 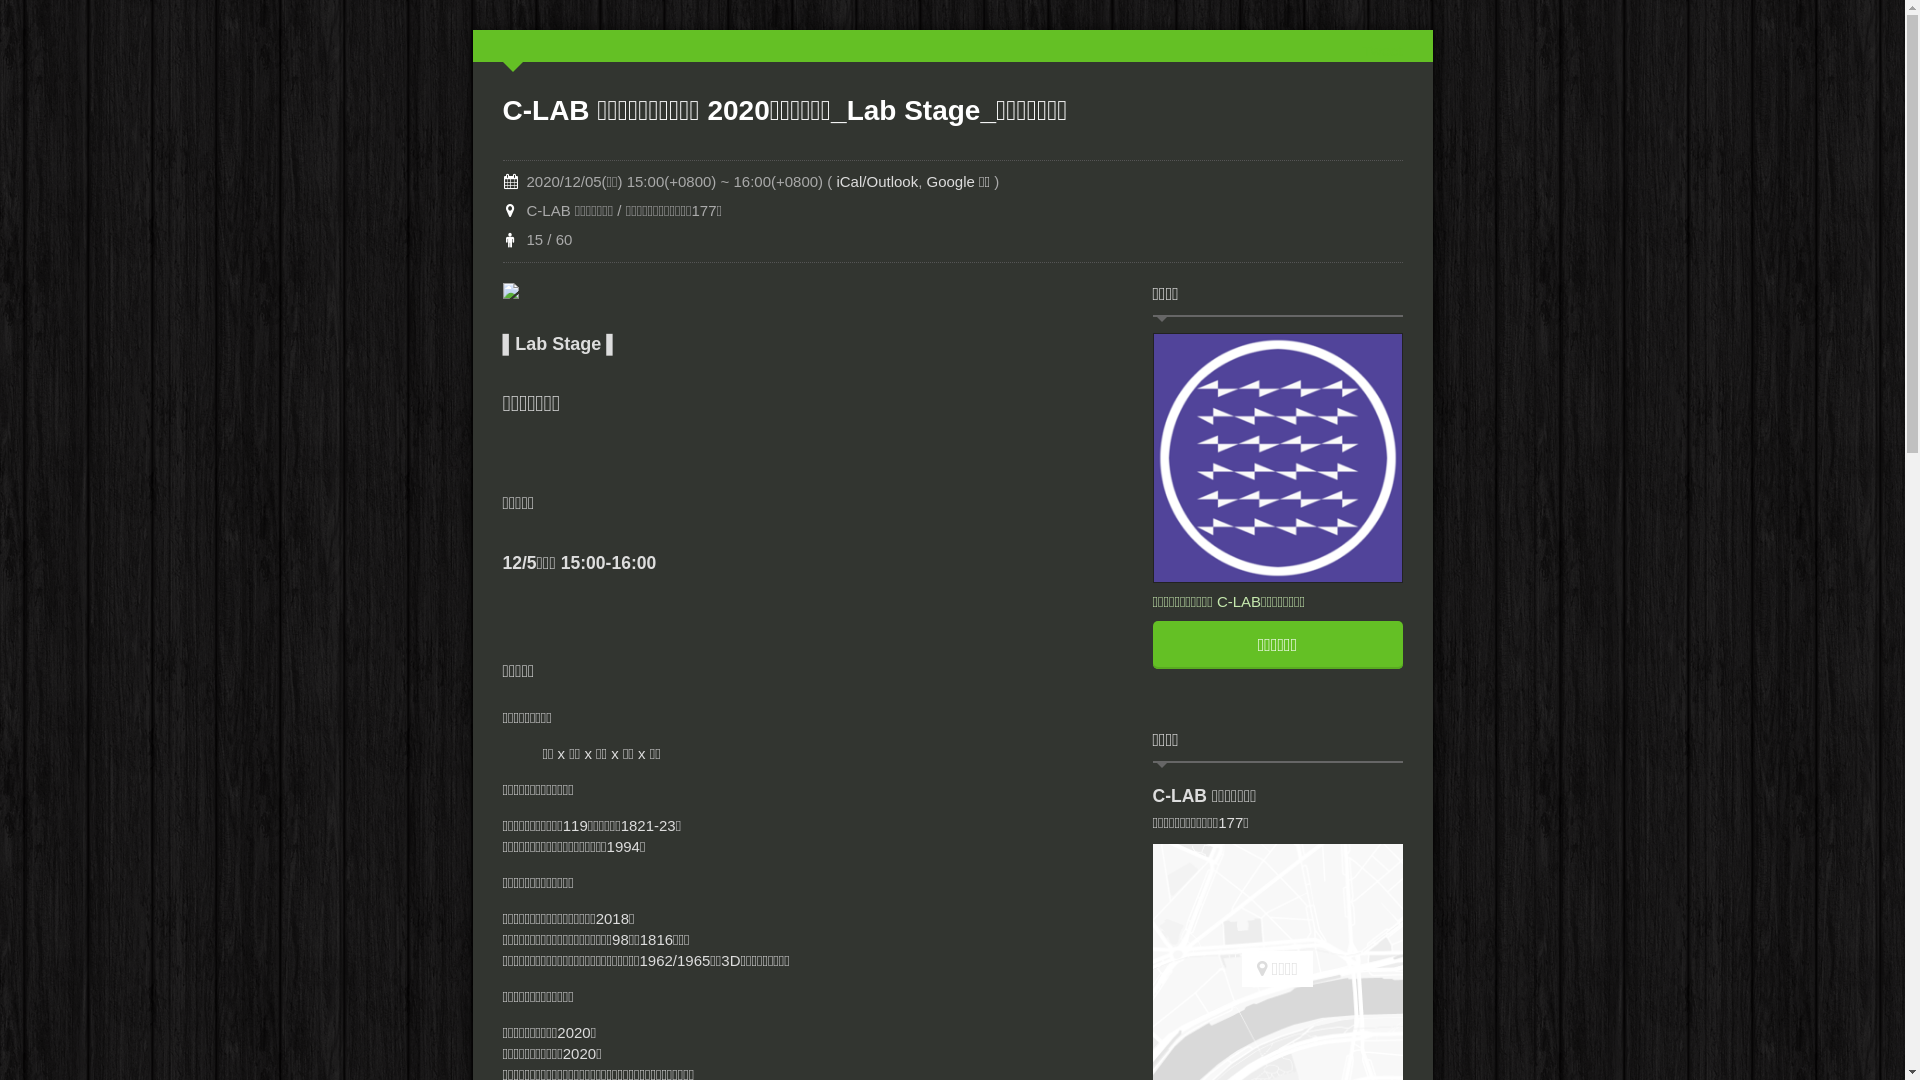 What do you see at coordinates (877, 181) in the screenshot?
I see `'iCal/Outlook'` at bounding box center [877, 181].